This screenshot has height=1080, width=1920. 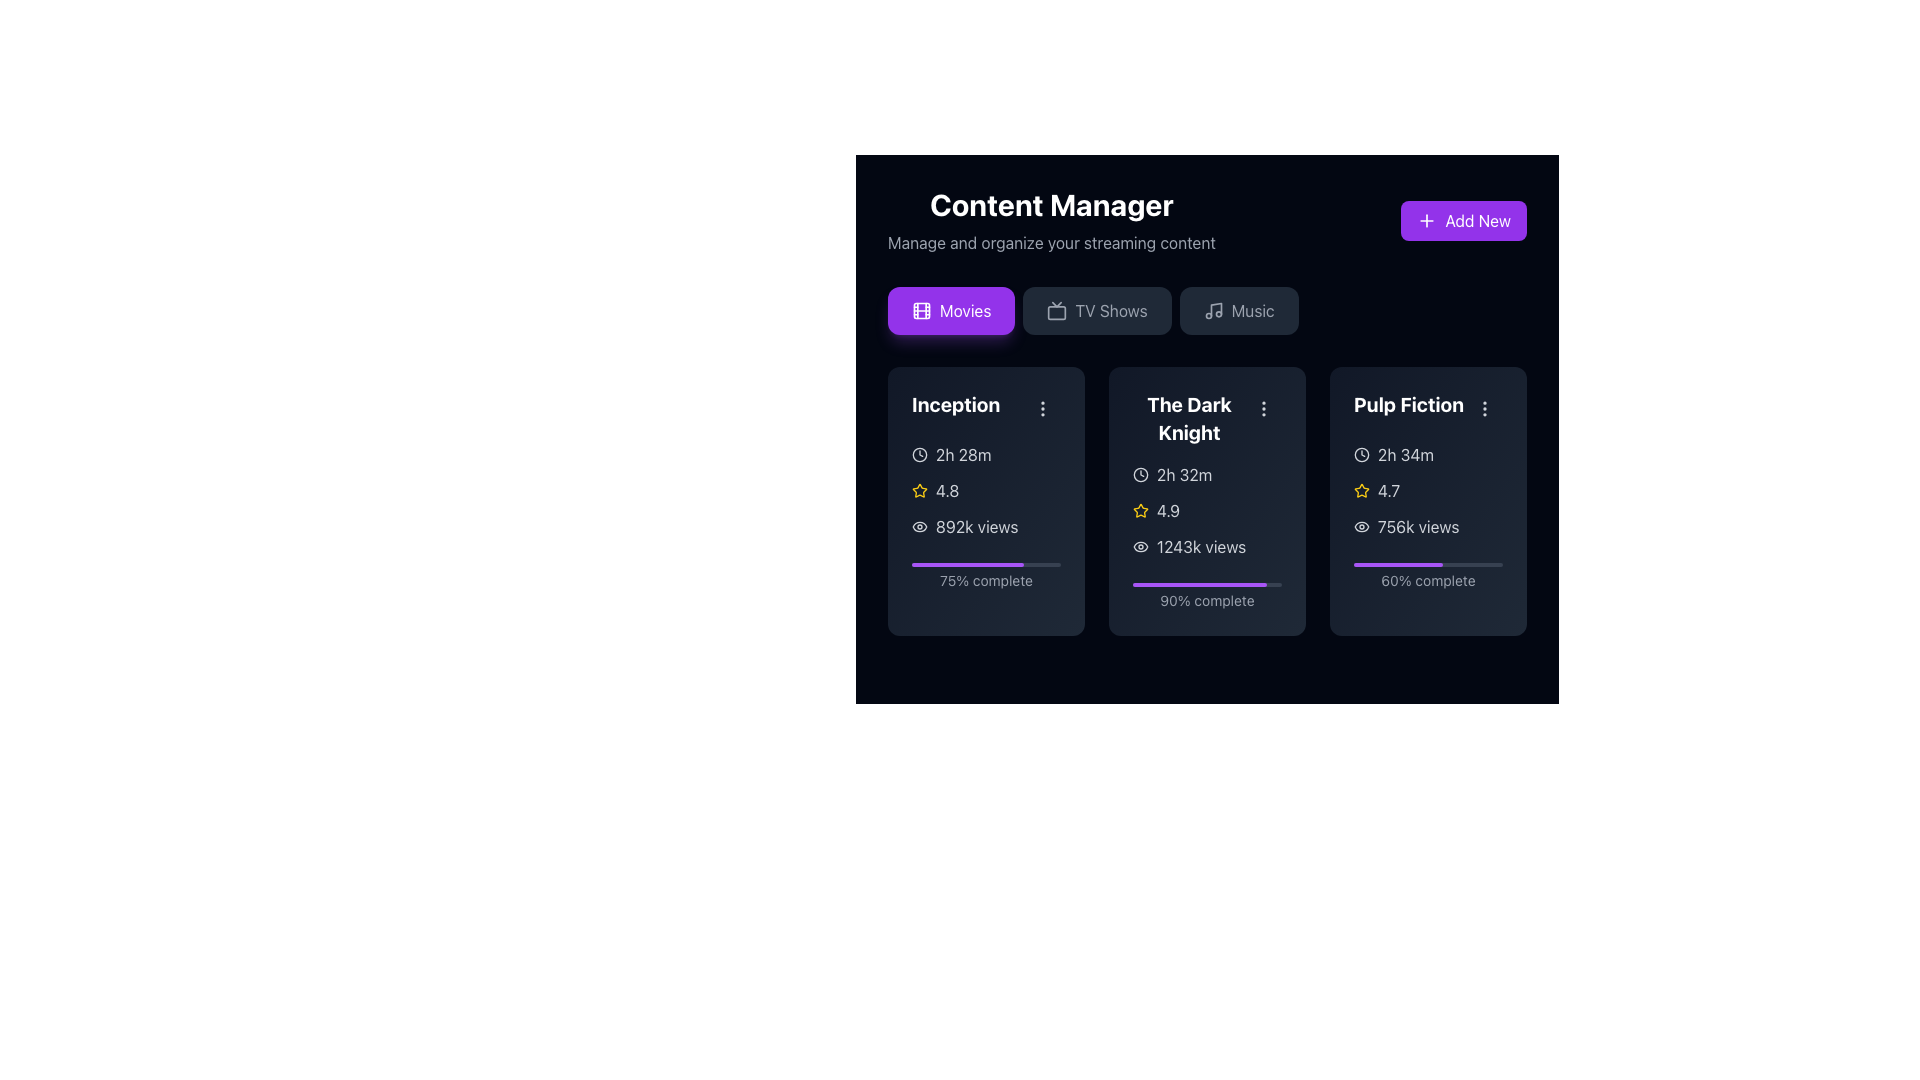 I want to click on the static informational label displaying the duration of the movie 'Inception', located in the top-left section of the movie card, so click(x=986, y=455).